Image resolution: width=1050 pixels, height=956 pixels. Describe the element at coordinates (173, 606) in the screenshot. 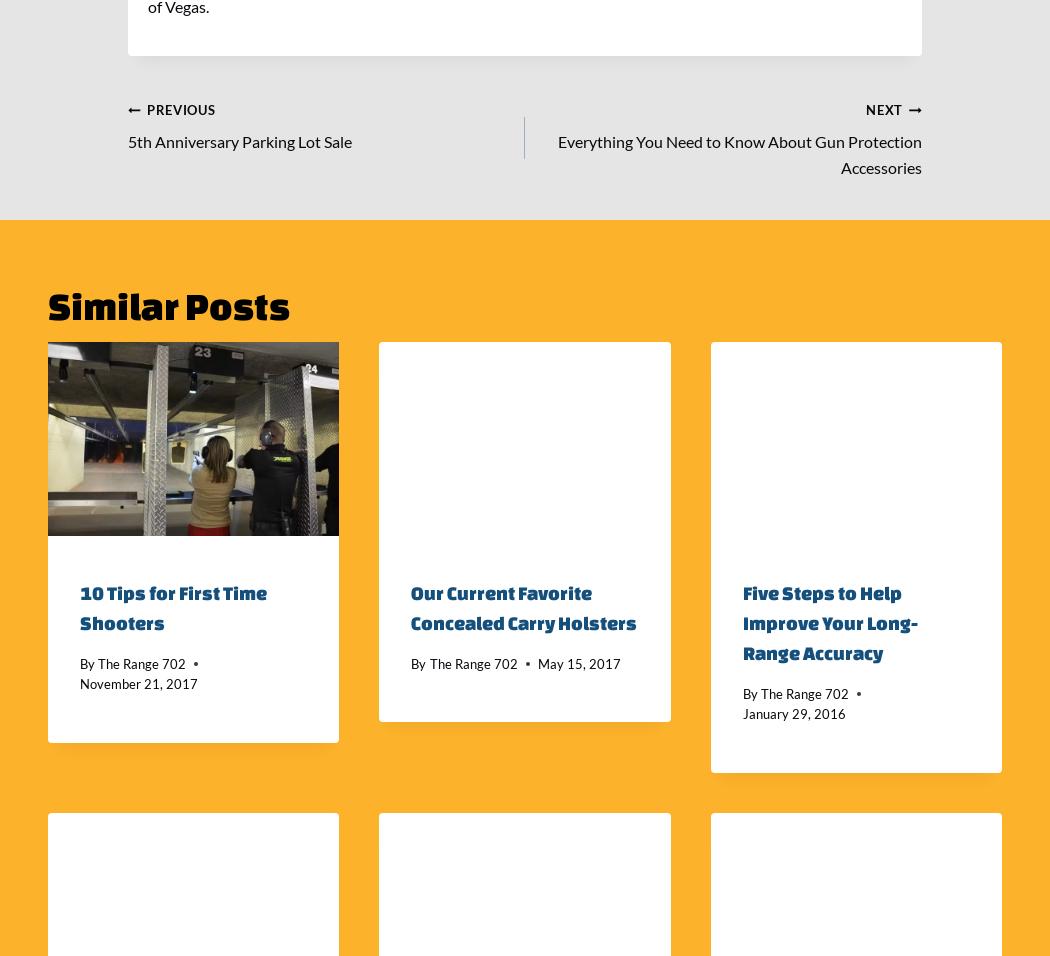

I see `'10 Tips for First Time Shooters'` at that location.